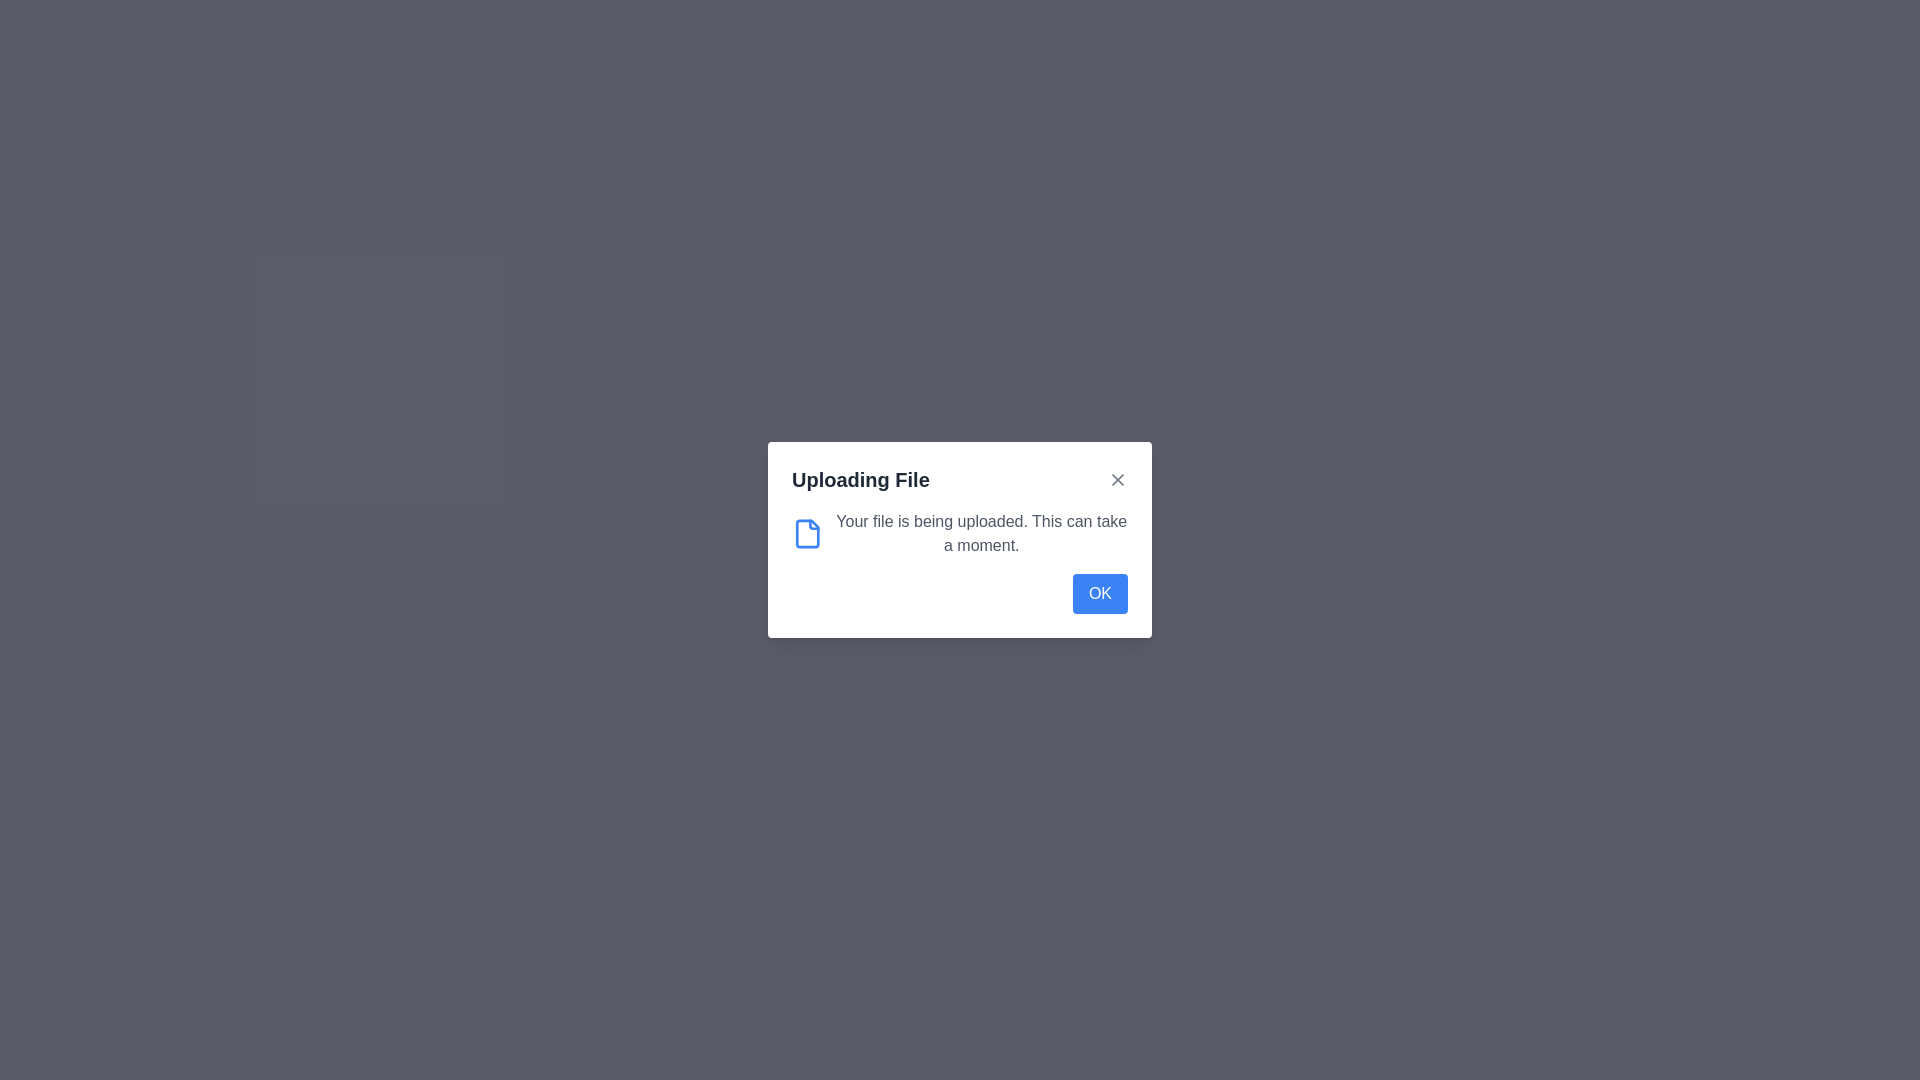 The height and width of the screenshot is (1080, 1920). What do you see at coordinates (807, 532) in the screenshot?
I see `the file upload icon located on the leftmost side of the 'Uploading File' dialog box, adjacent to the text 'Your file is being uploaded. This can take a moment.'` at bounding box center [807, 532].